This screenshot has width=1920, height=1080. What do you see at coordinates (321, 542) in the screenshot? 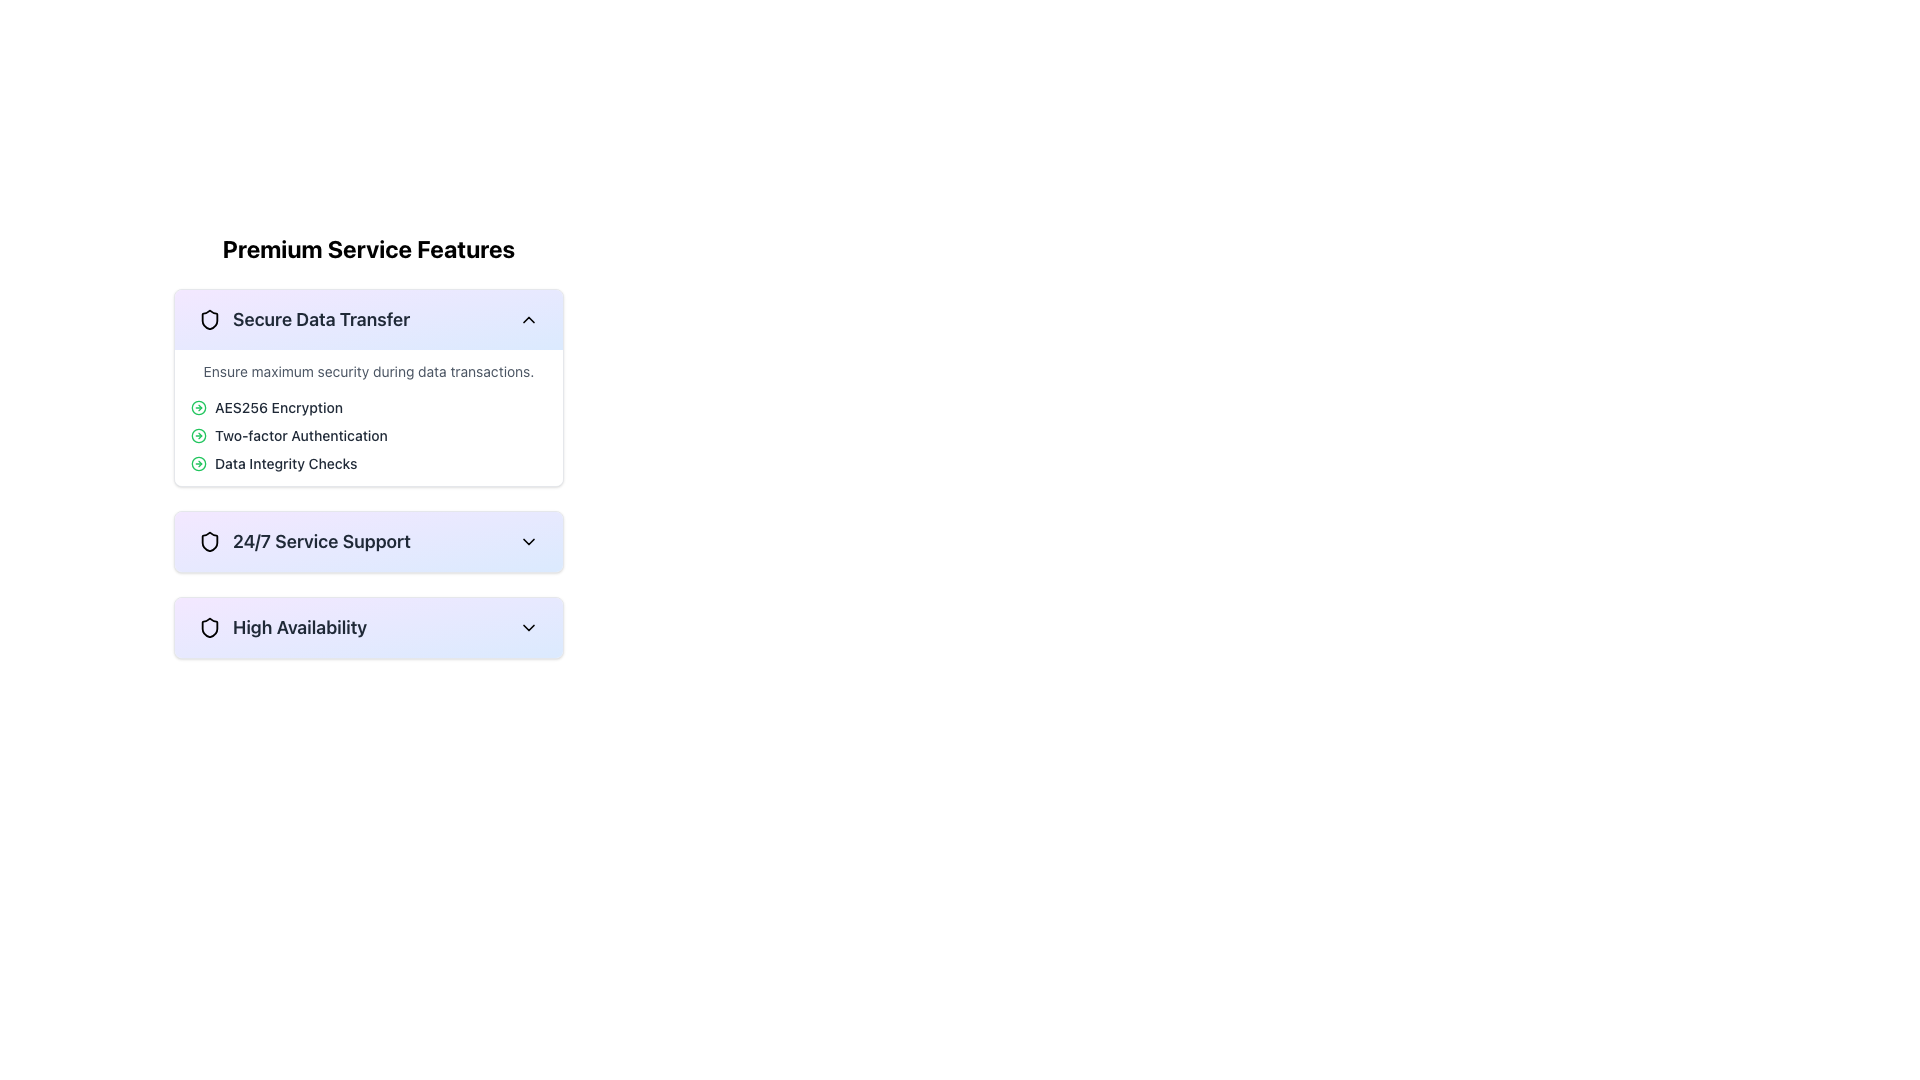
I see `the text label stating '24/7 Service Support', which is prominently styled in bold, dark gray font, located to the right of a shield icon within a light purple background` at bounding box center [321, 542].